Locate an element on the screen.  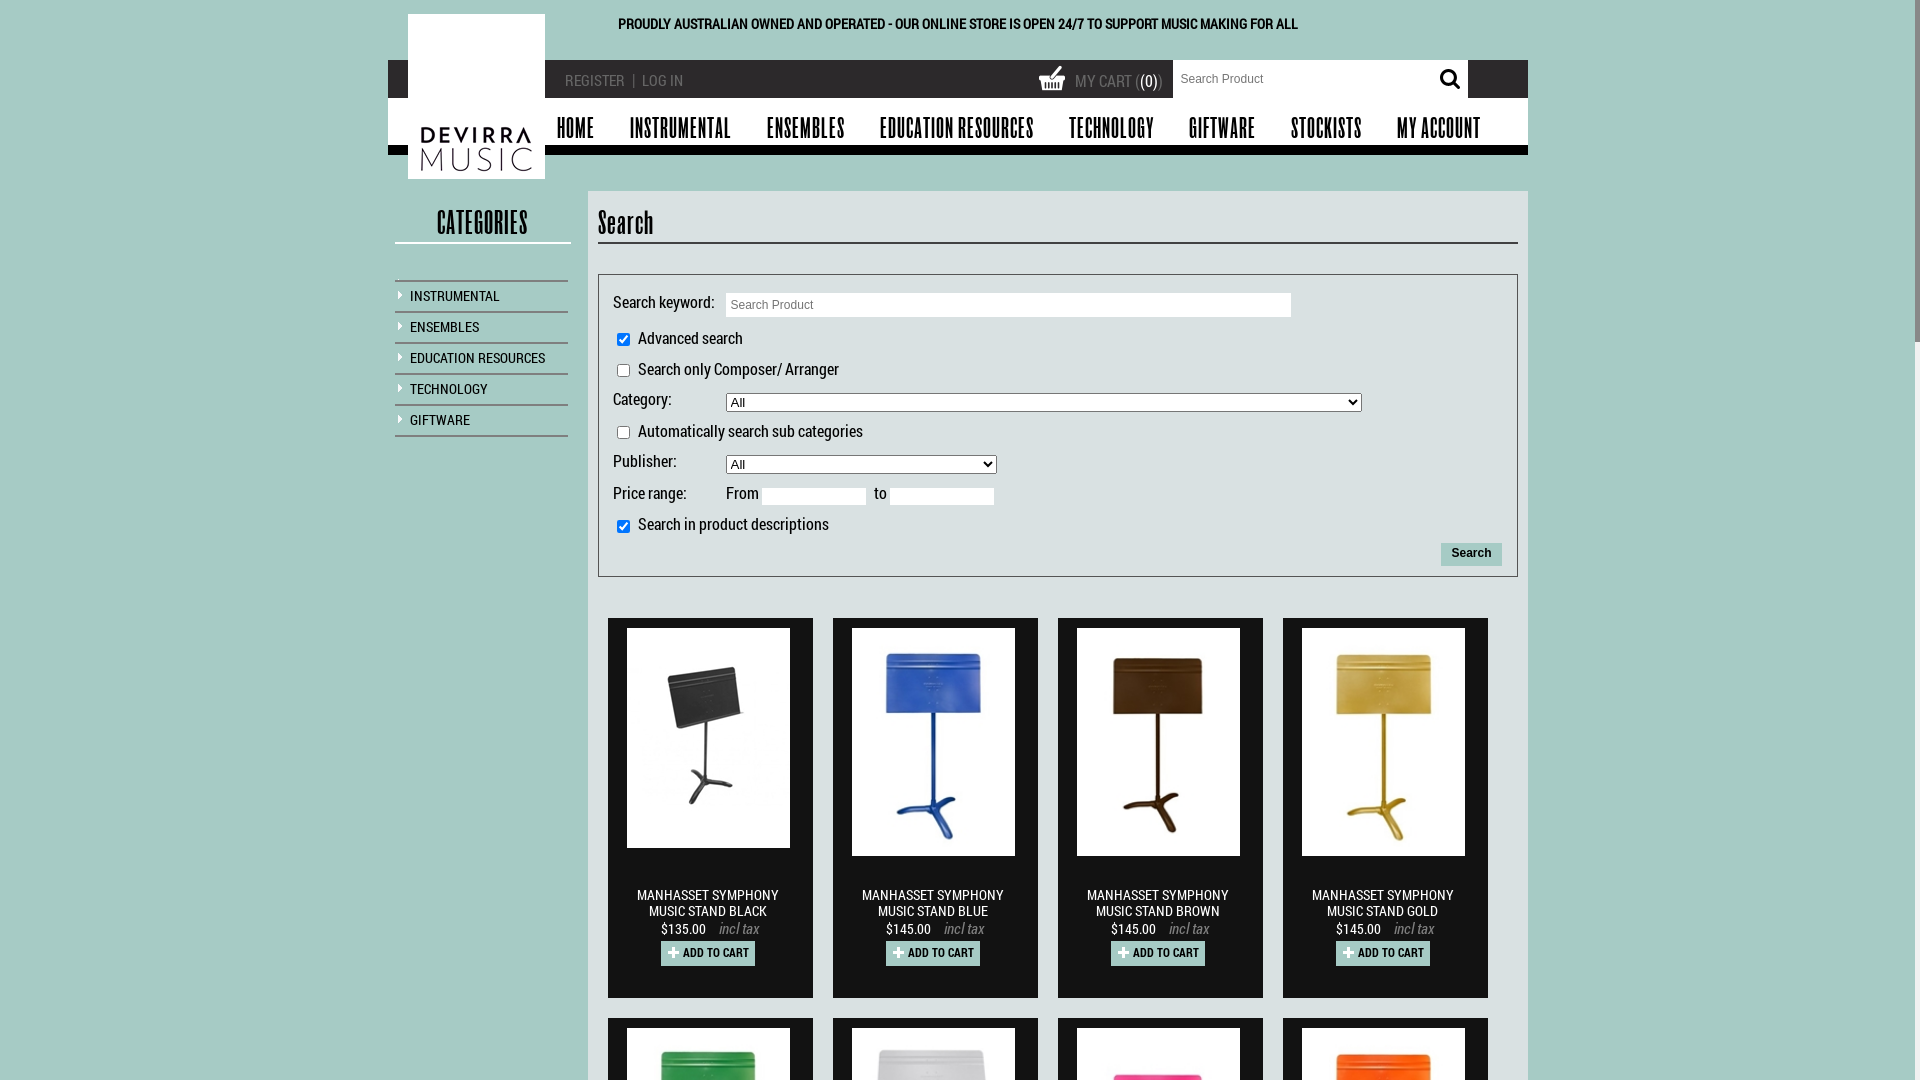
'Show details for Manhasset Symphony Music Stand Blue' is located at coordinates (932, 742).